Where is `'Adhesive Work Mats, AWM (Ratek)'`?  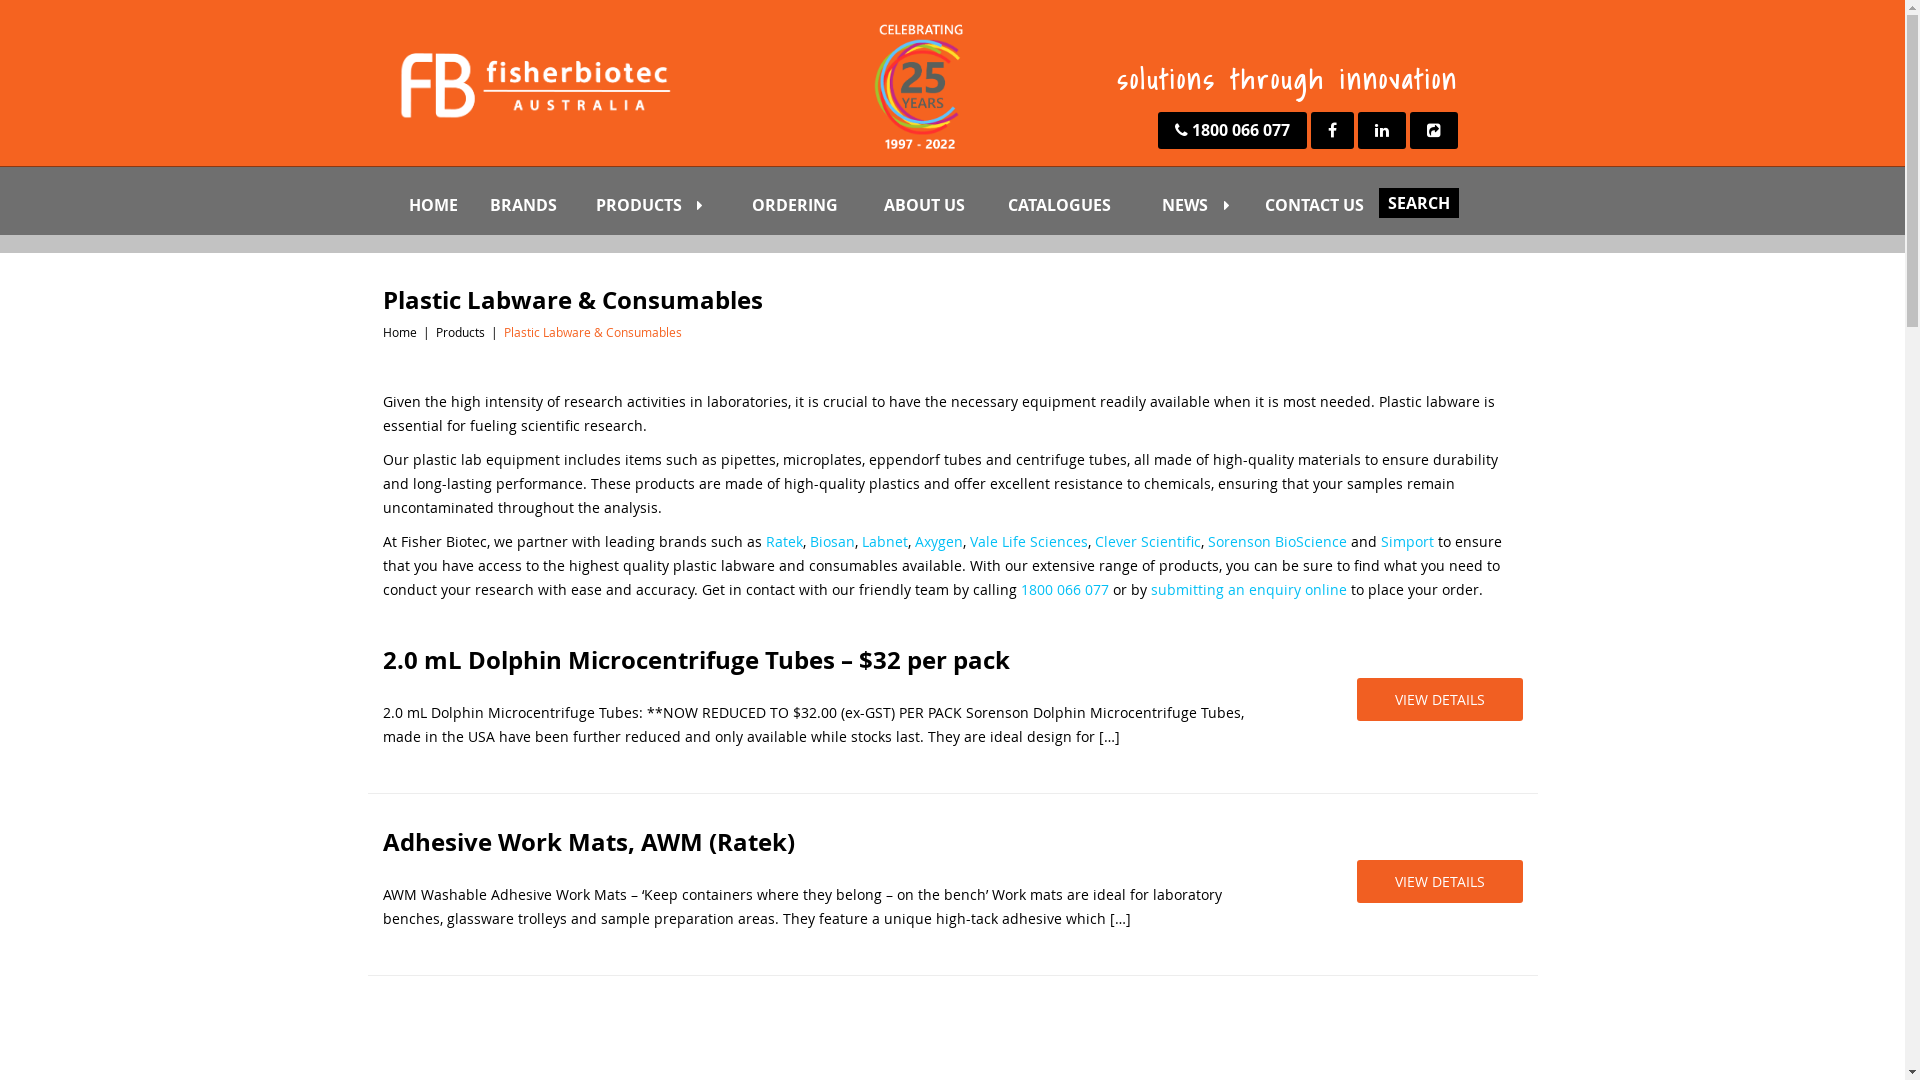
'Adhesive Work Mats, AWM (Ratek)' is located at coordinates (819, 841).